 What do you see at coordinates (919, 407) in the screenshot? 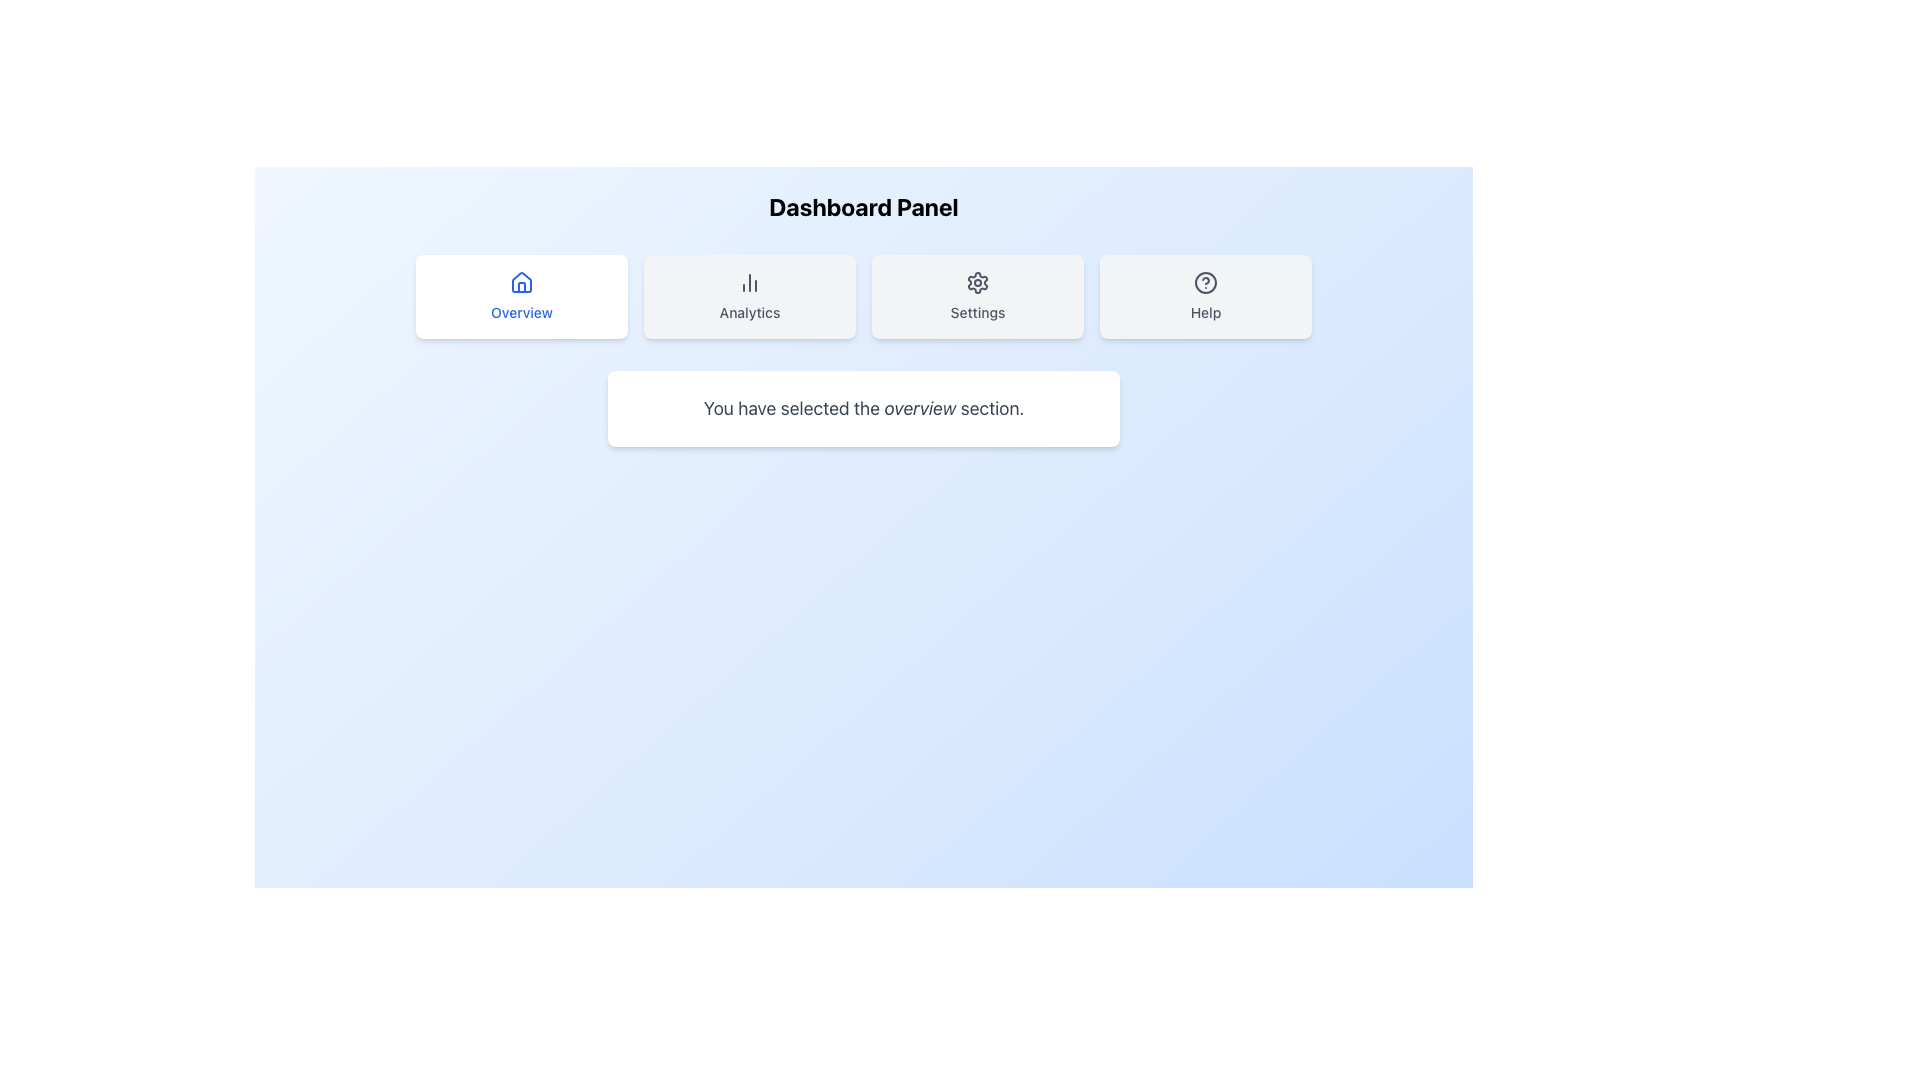
I see `the text element displaying the word 'overview' which is centrally aligned within a white card below the buttons labeled 'Overview', 'Analytics', 'Settings', and 'Help'` at bounding box center [919, 407].